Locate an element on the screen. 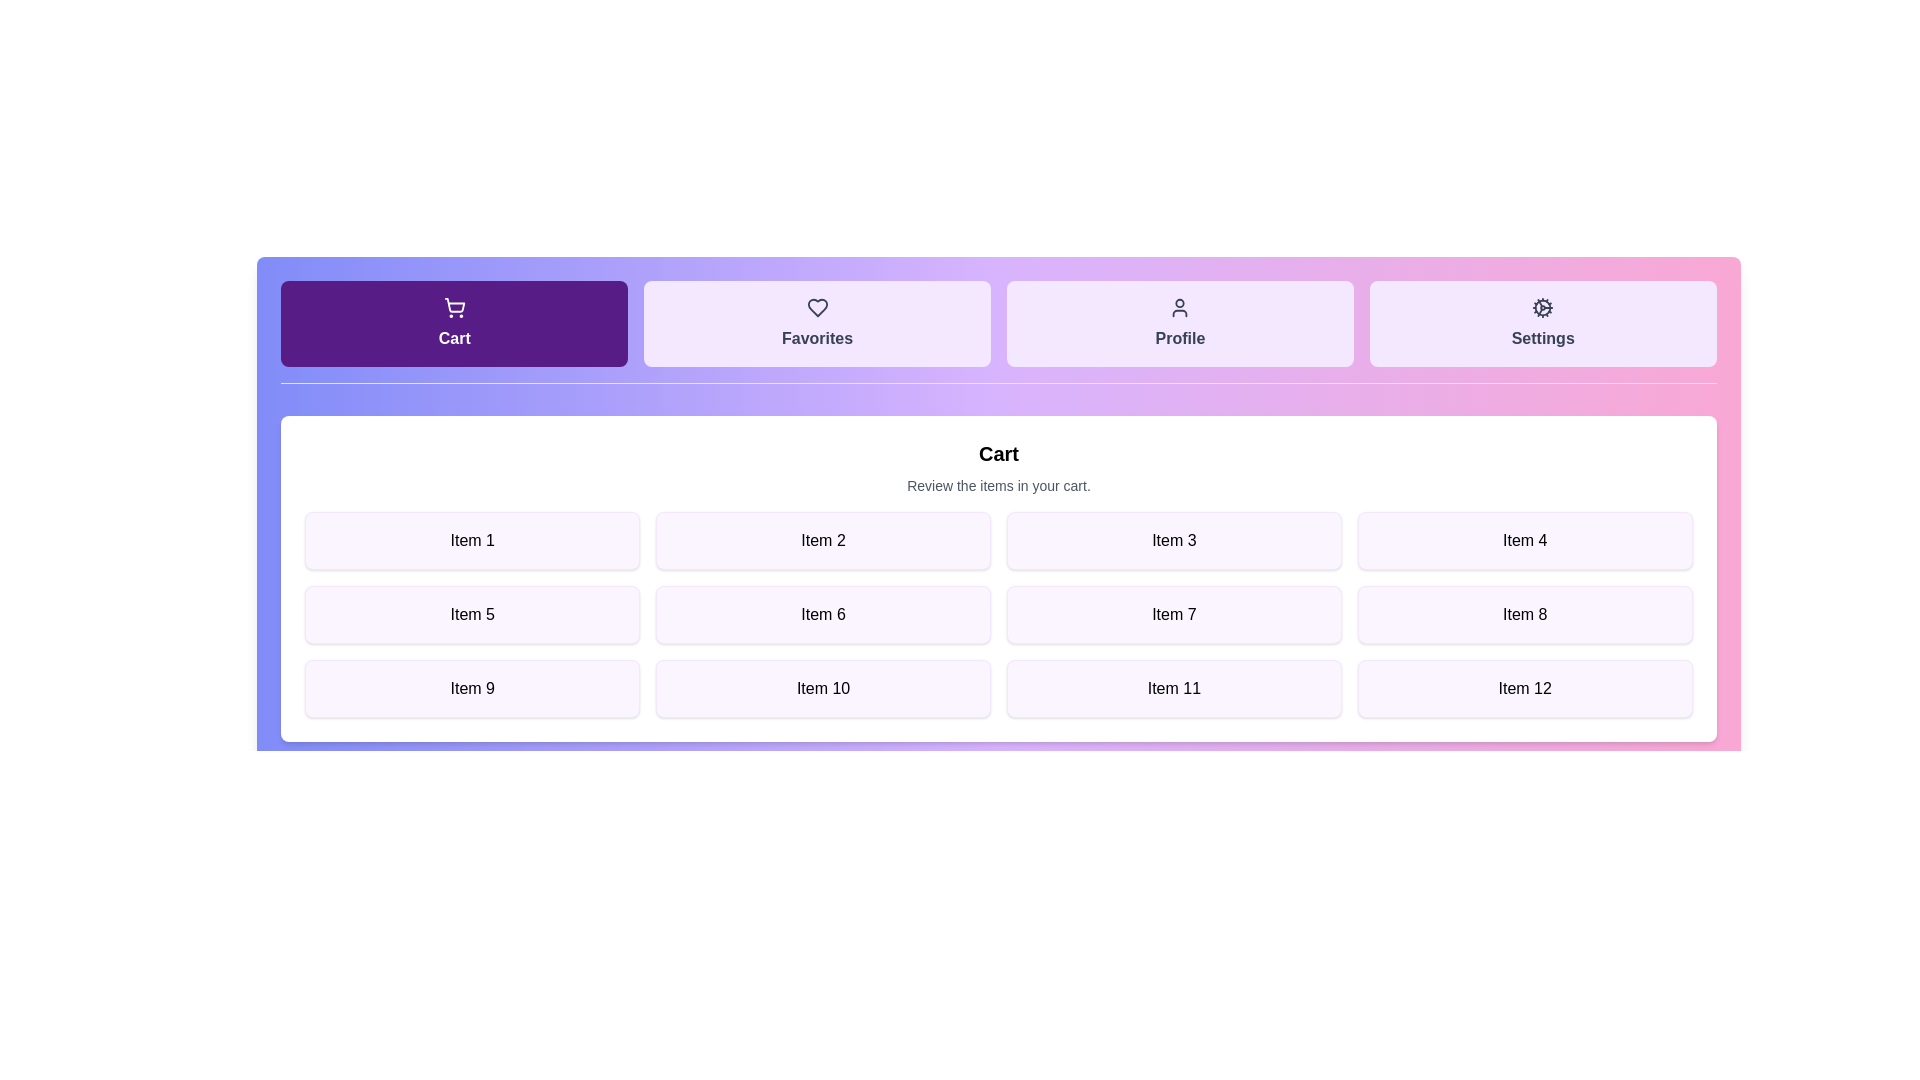  the Favorites tab to observe its visual design is located at coordinates (817, 323).